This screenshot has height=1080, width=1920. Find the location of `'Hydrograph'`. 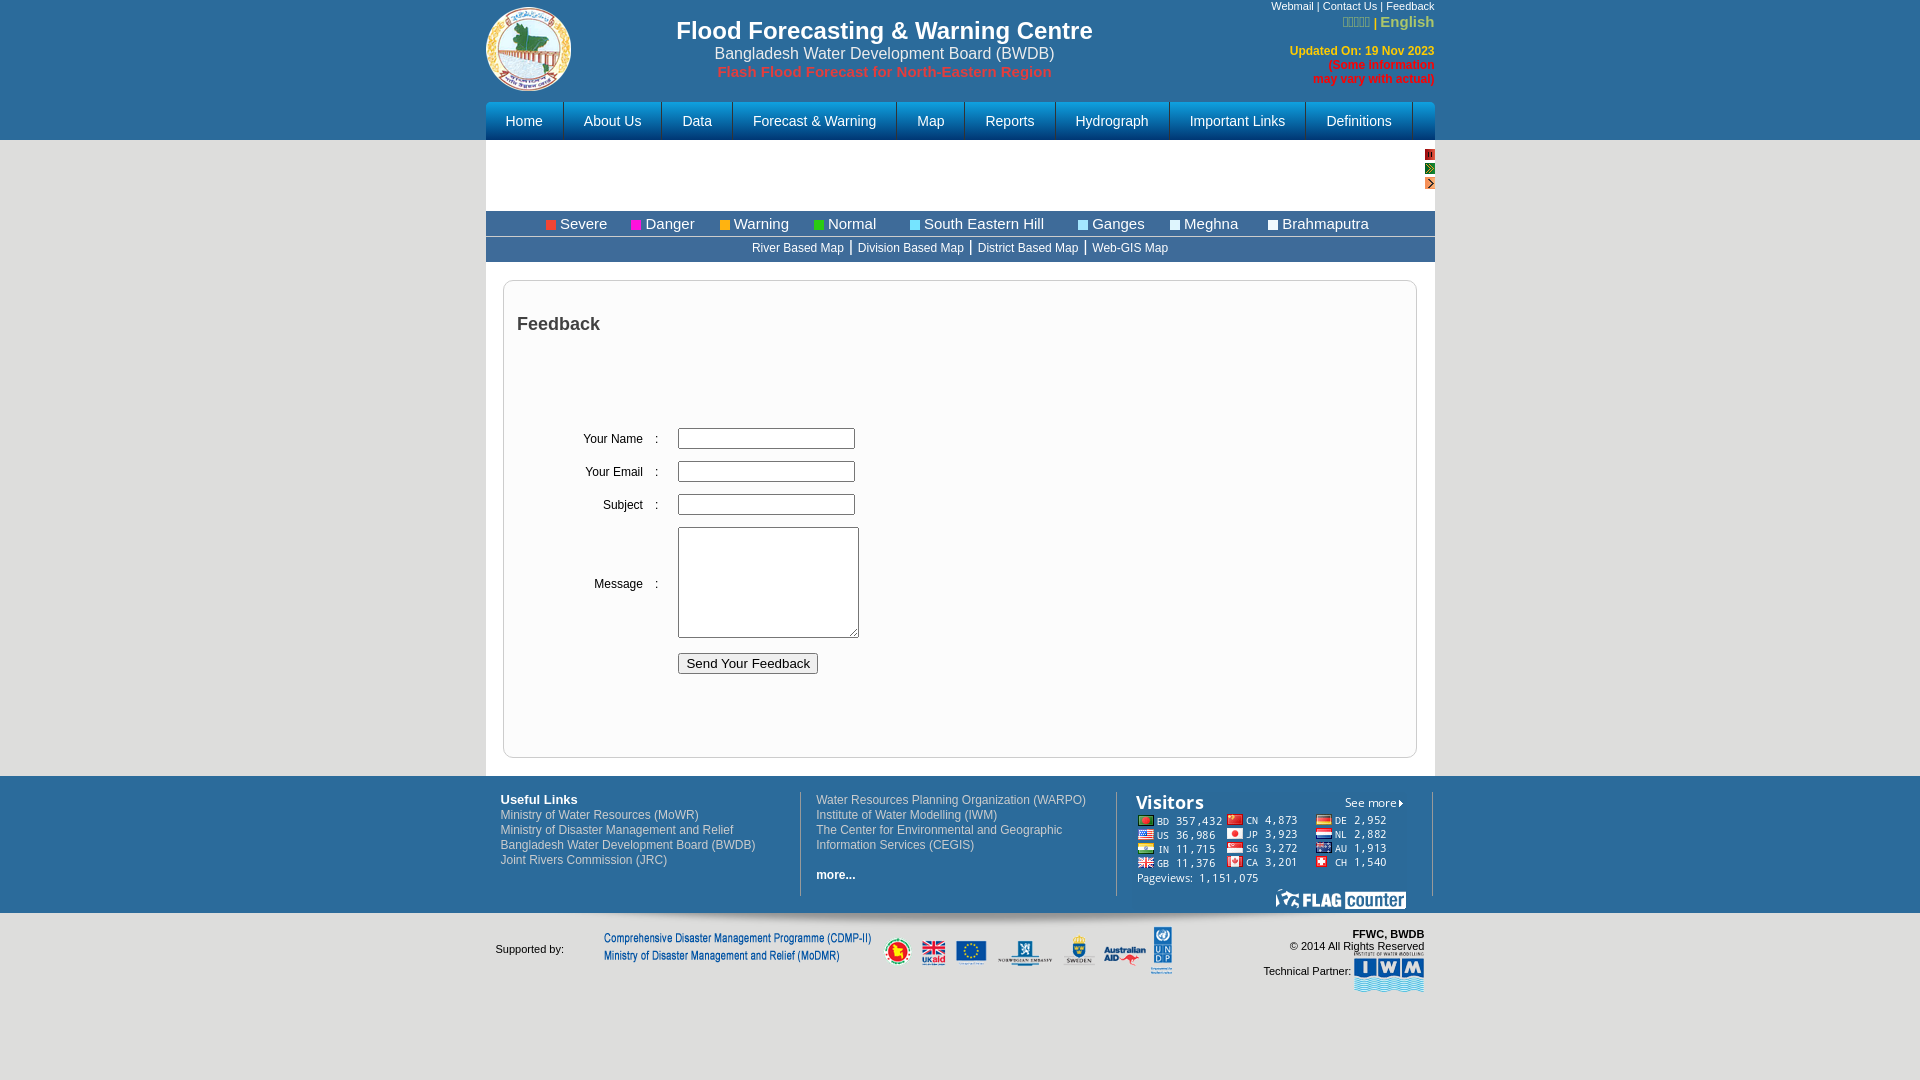

'Hydrograph' is located at coordinates (1055, 120).